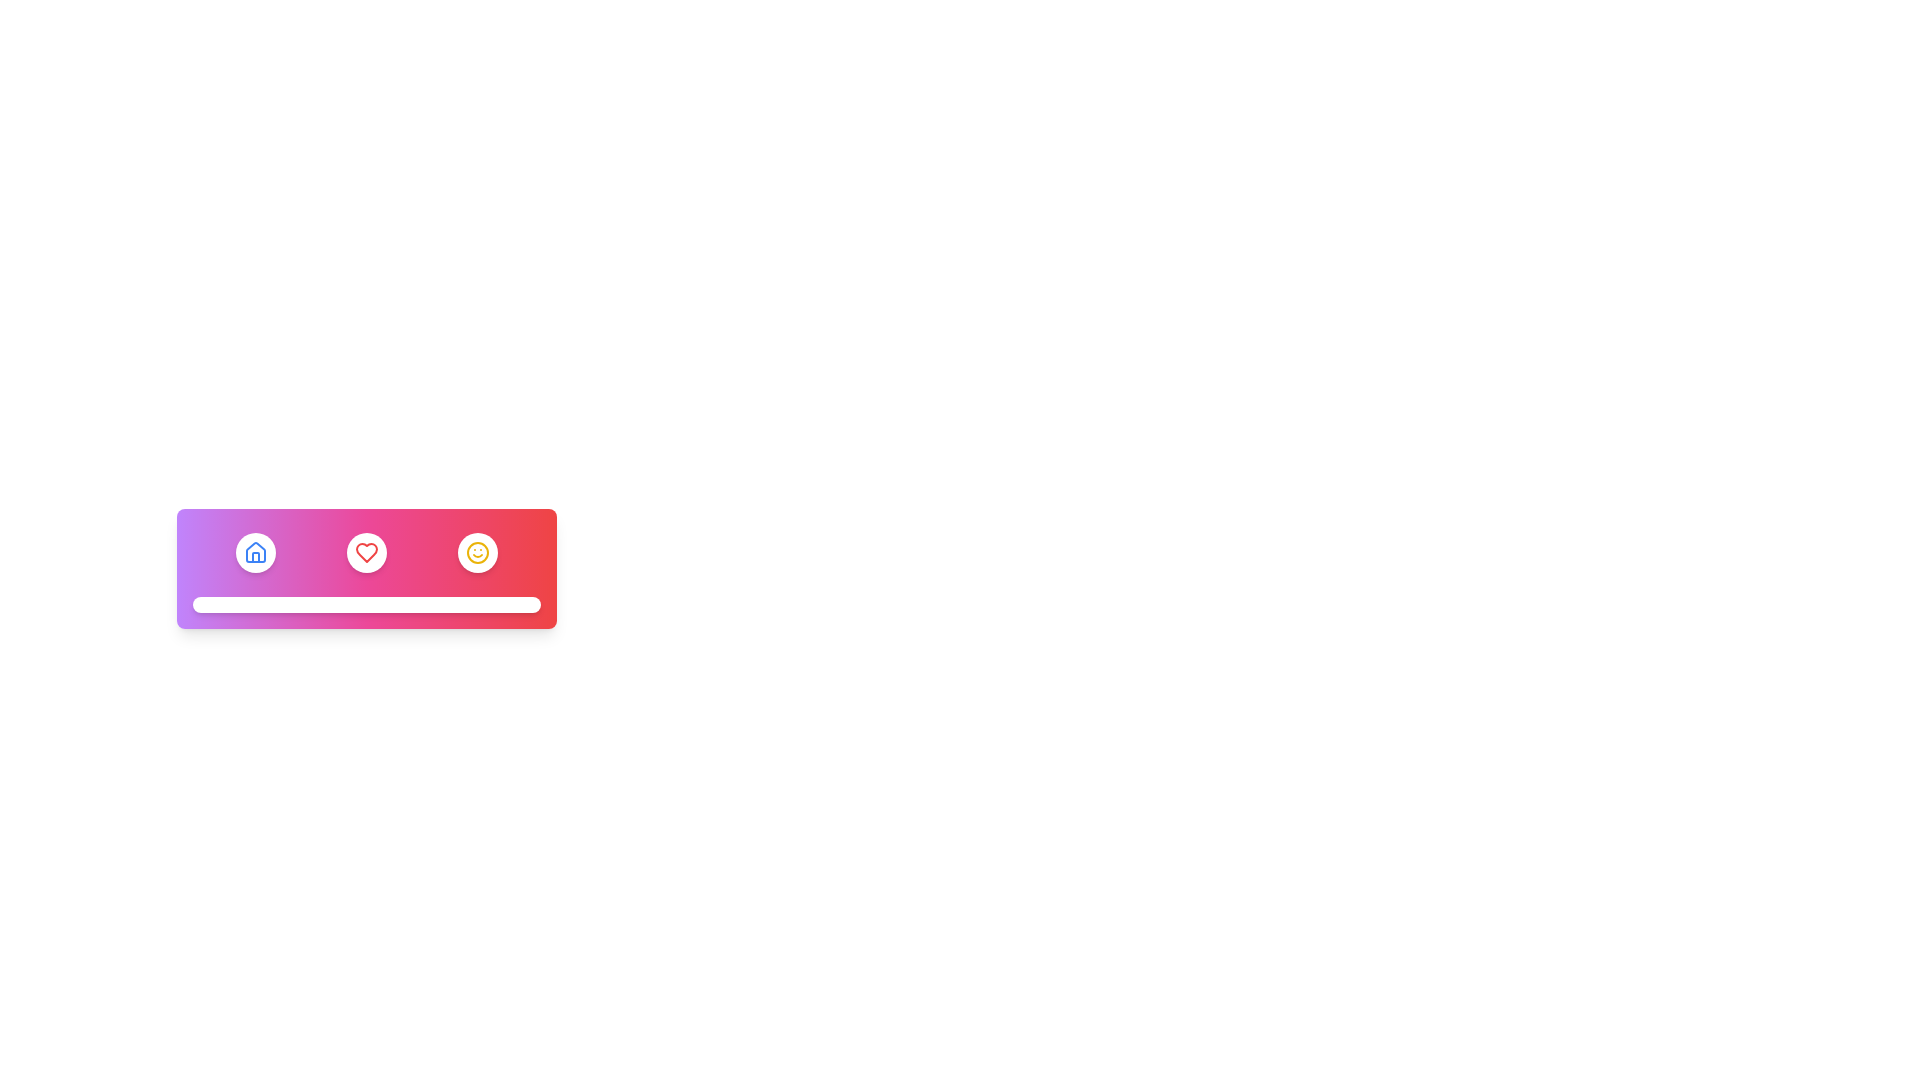 This screenshot has height=1080, width=1920. What do you see at coordinates (366, 552) in the screenshot?
I see `the favorites button with a heart icon located in the middle of the bottom navigation bar` at bounding box center [366, 552].